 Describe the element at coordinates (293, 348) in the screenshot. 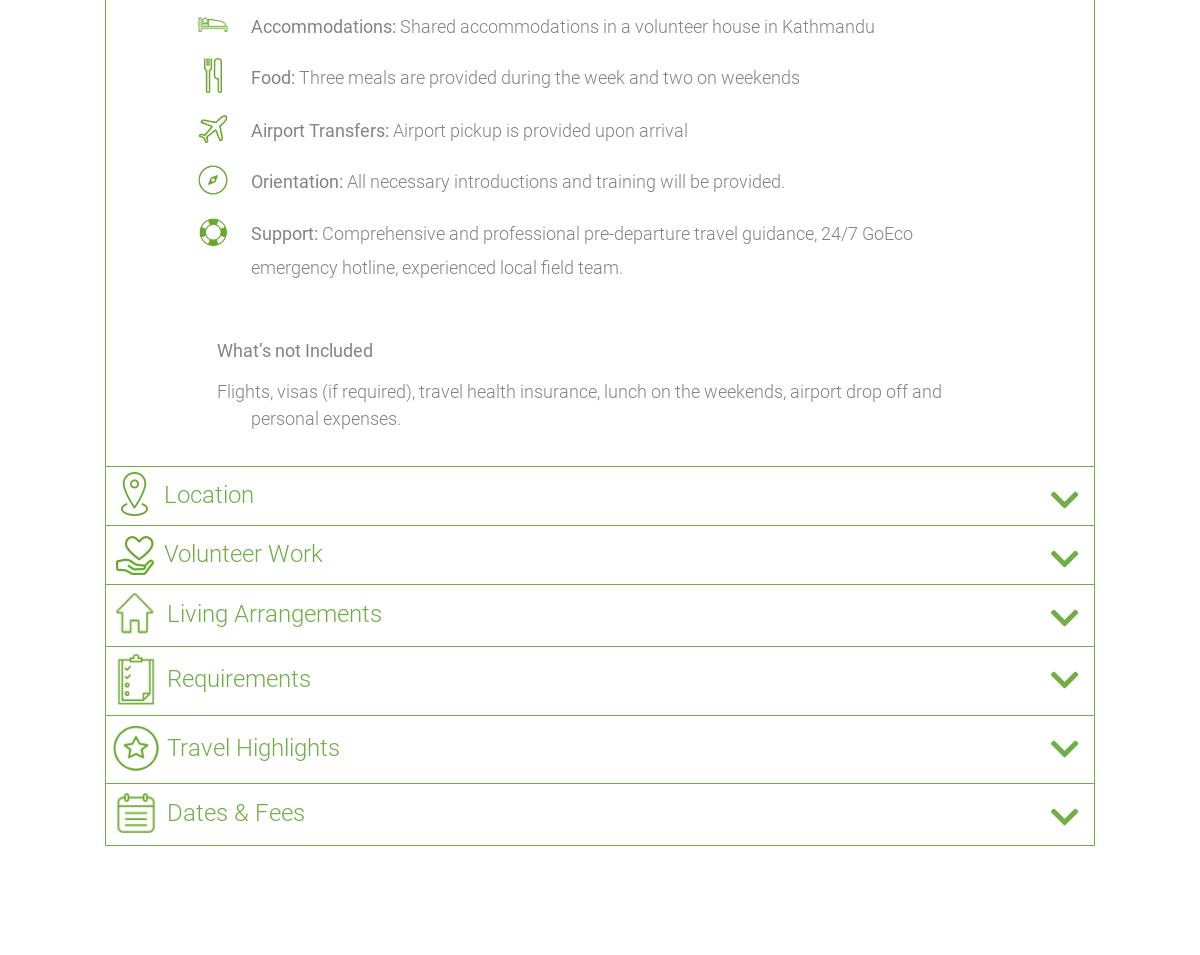

I see `'What’s not Included'` at that location.